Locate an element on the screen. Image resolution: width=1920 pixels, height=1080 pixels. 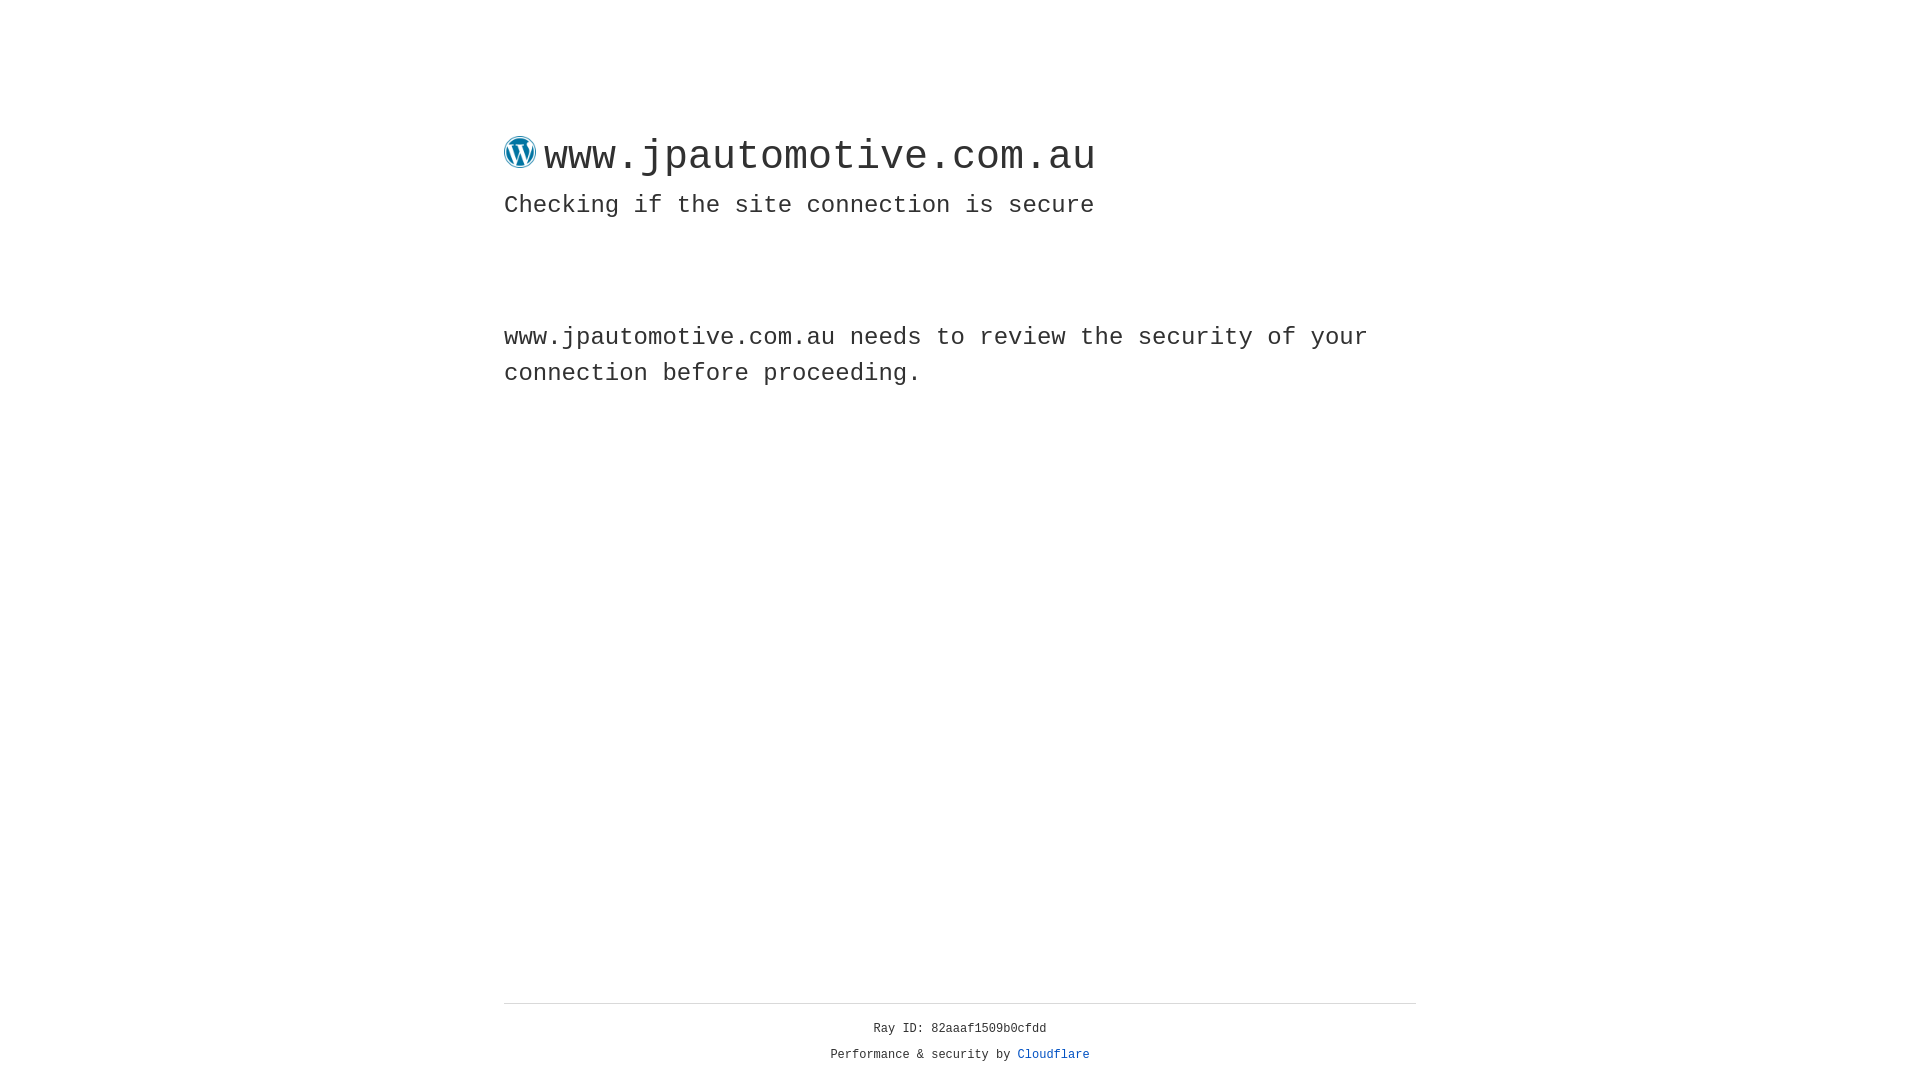
'Cloudflare' is located at coordinates (1053, 1054).